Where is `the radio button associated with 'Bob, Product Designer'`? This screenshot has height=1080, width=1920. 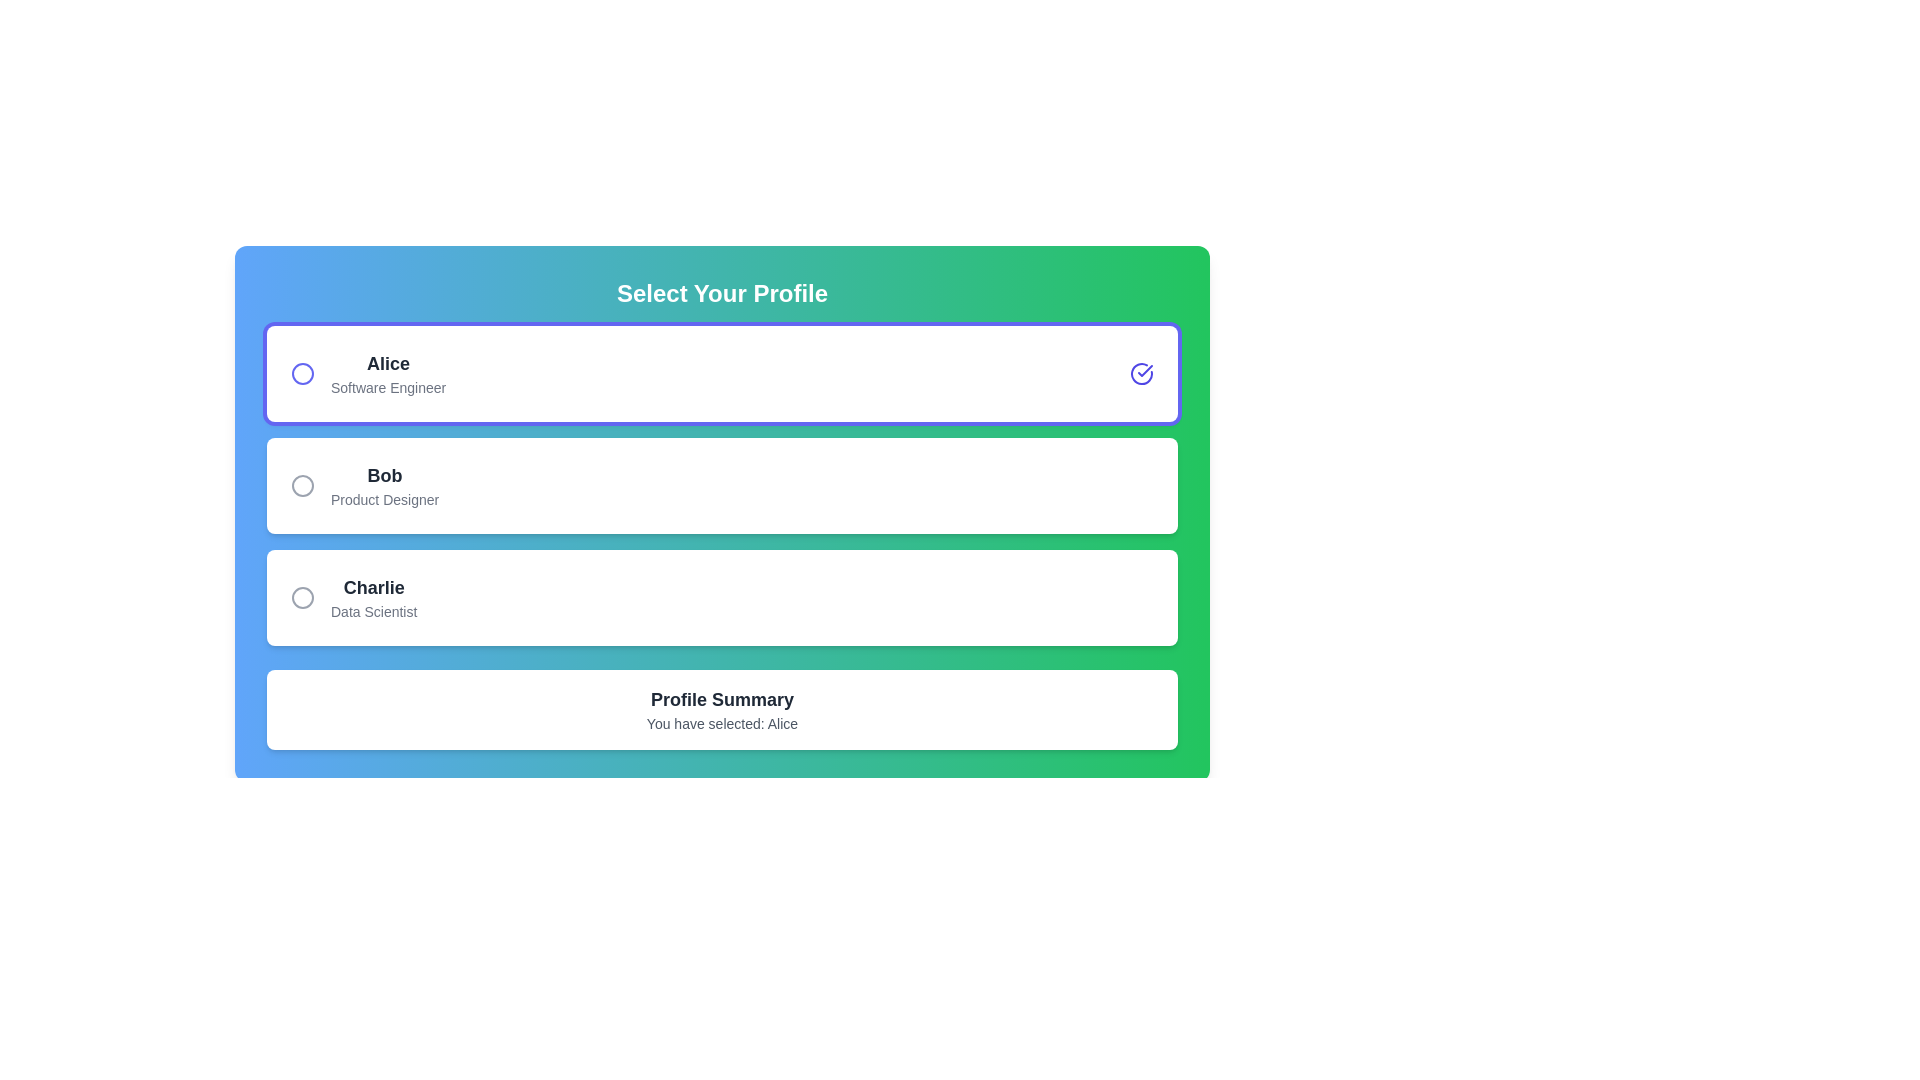
the radio button associated with 'Bob, Product Designer' is located at coordinates (301, 486).